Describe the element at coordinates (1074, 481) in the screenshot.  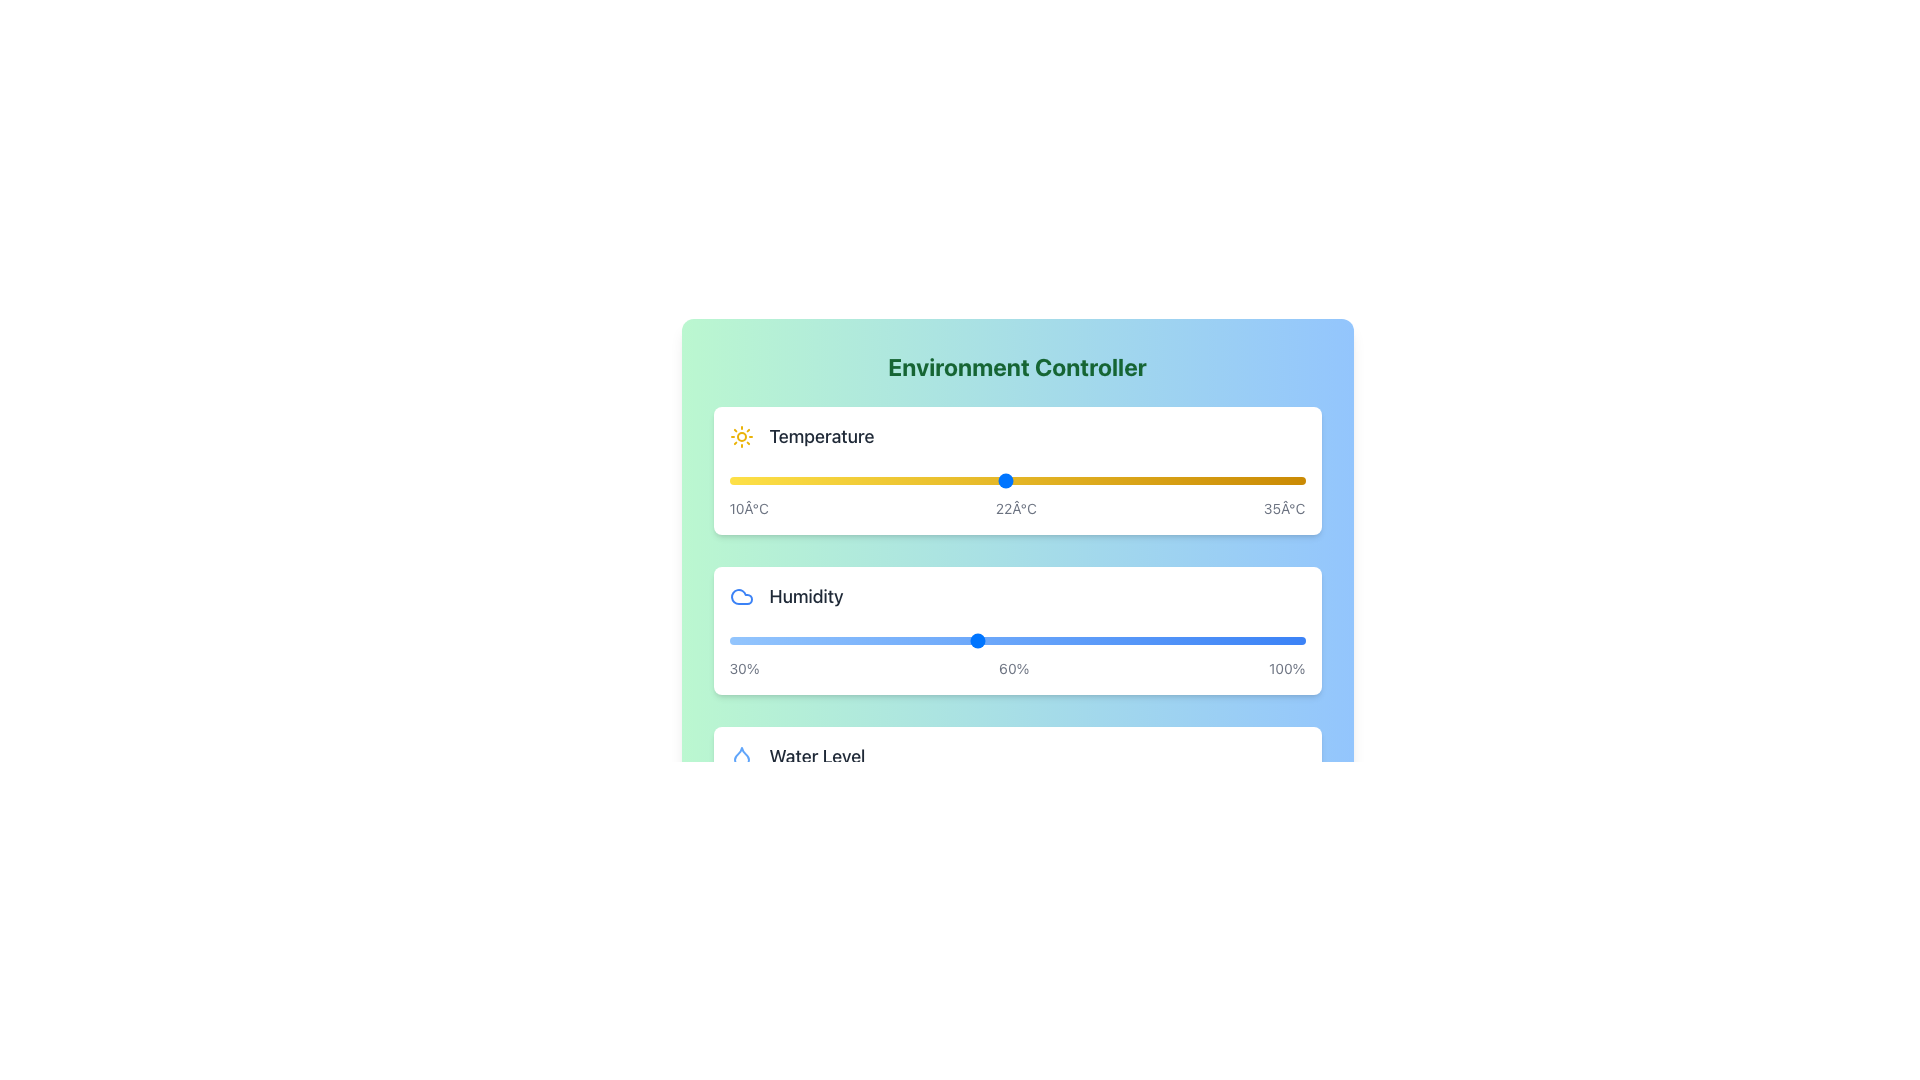
I see `the temperature` at that location.